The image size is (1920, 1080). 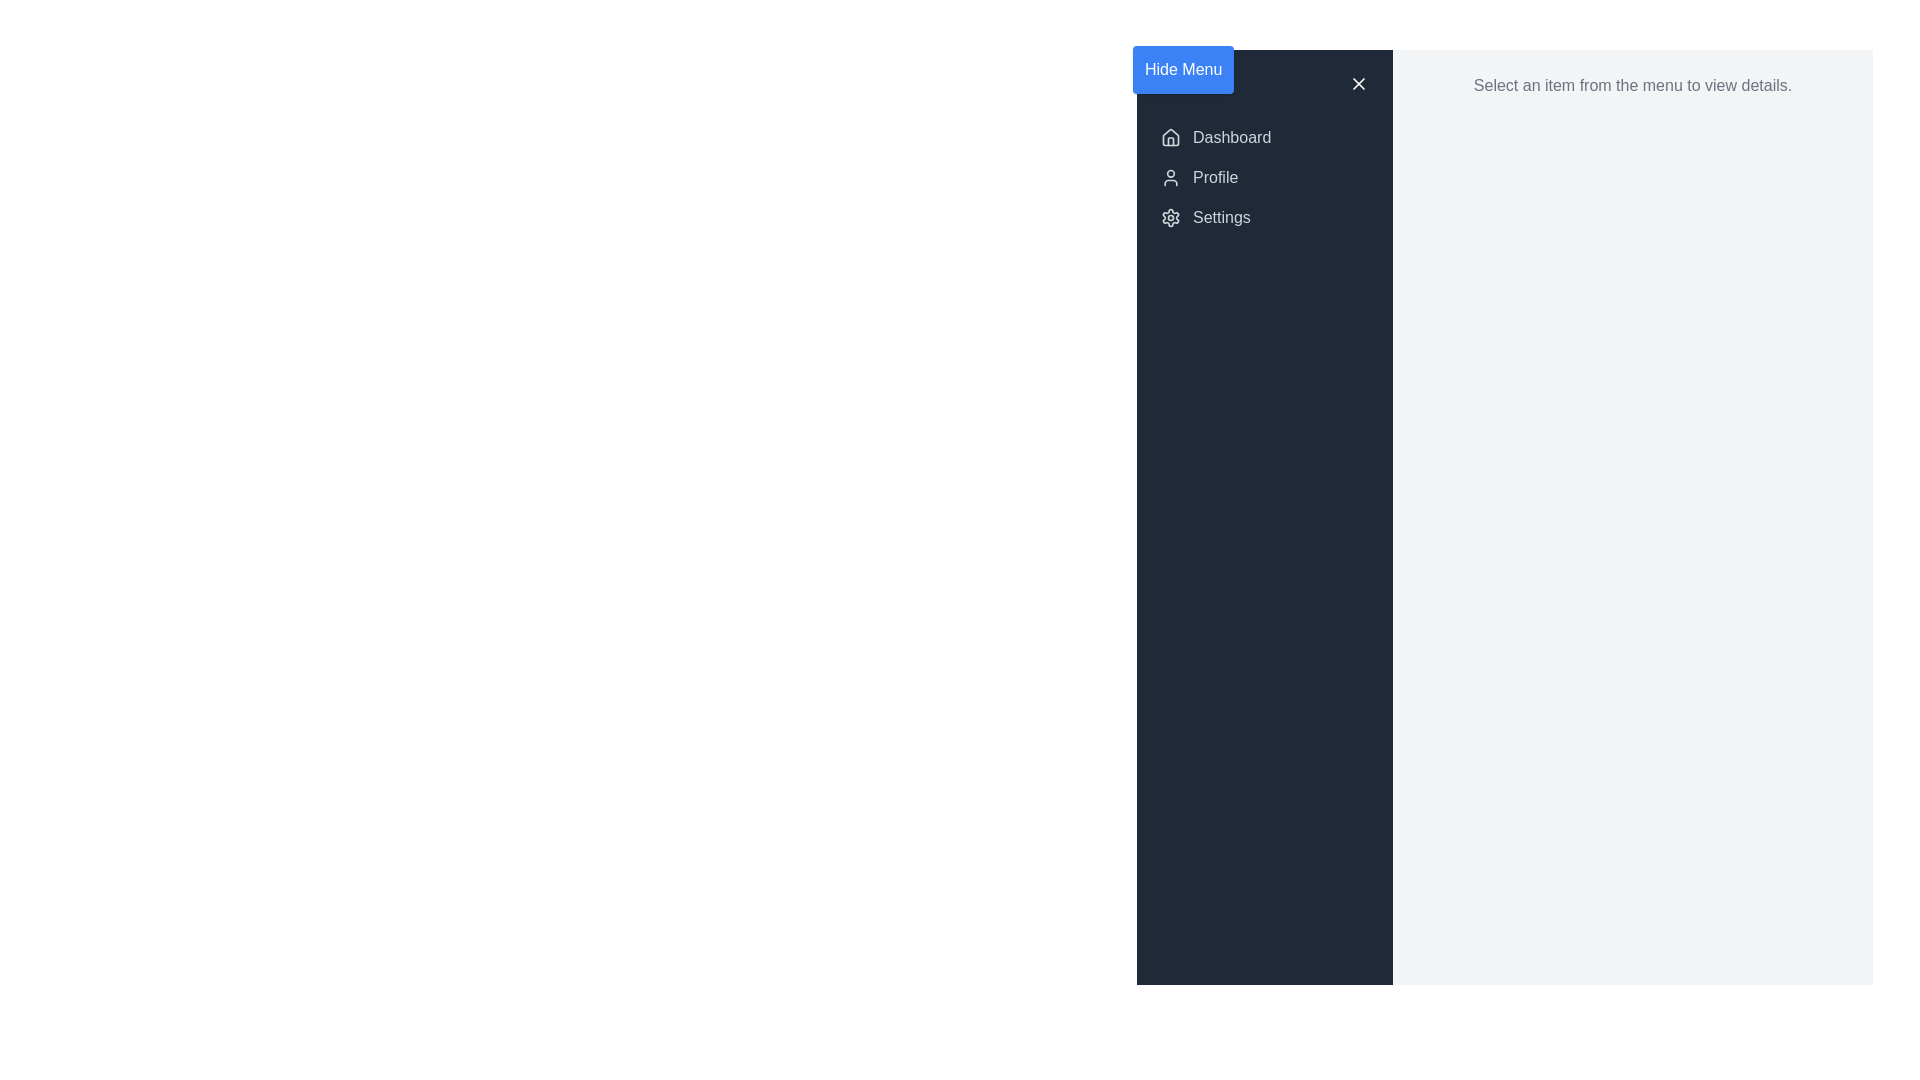 What do you see at coordinates (1220, 218) in the screenshot?
I see `the 'Settings' text label in the vertical menu column` at bounding box center [1220, 218].